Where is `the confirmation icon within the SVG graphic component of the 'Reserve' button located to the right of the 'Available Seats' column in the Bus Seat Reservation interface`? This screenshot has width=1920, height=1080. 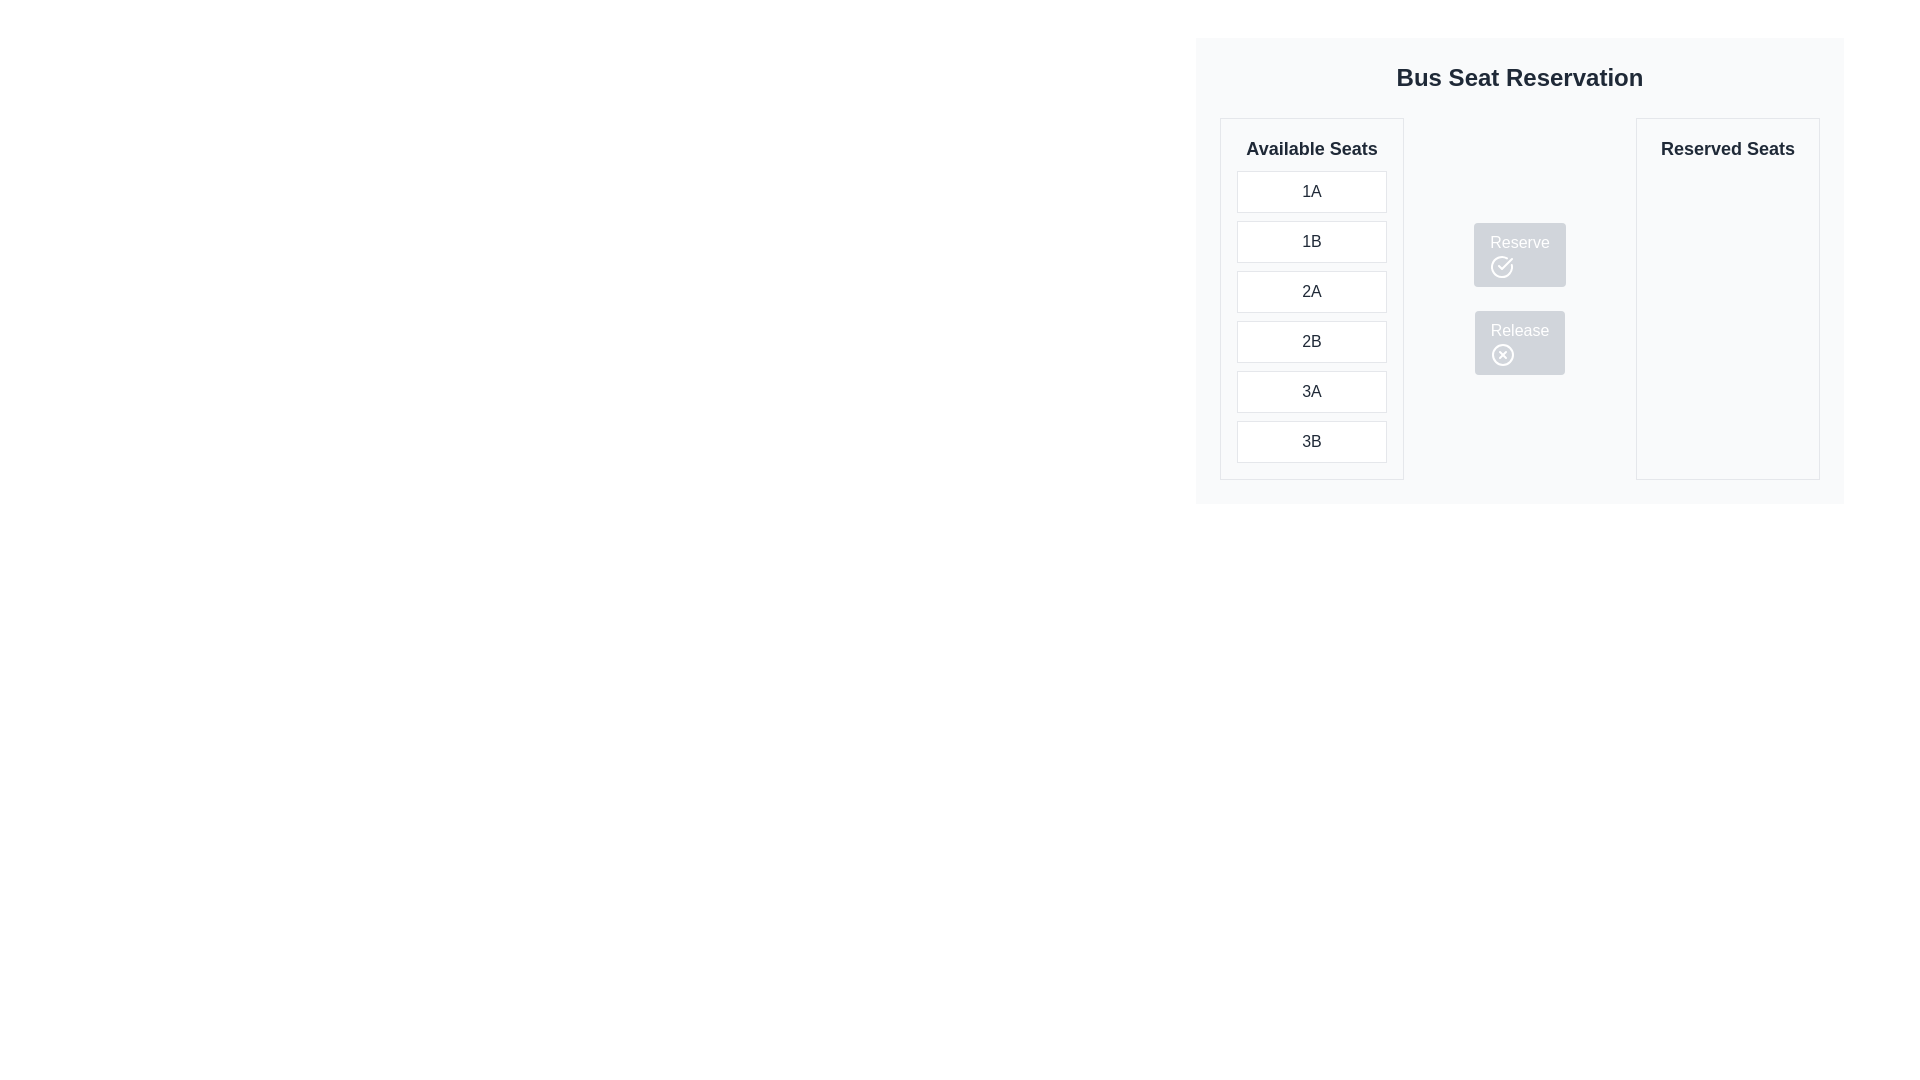 the confirmation icon within the SVG graphic component of the 'Reserve' button located to the right of the 'Available Seats' column in the Bus Seat Reservation interface is located at coordinates (1505, 262).